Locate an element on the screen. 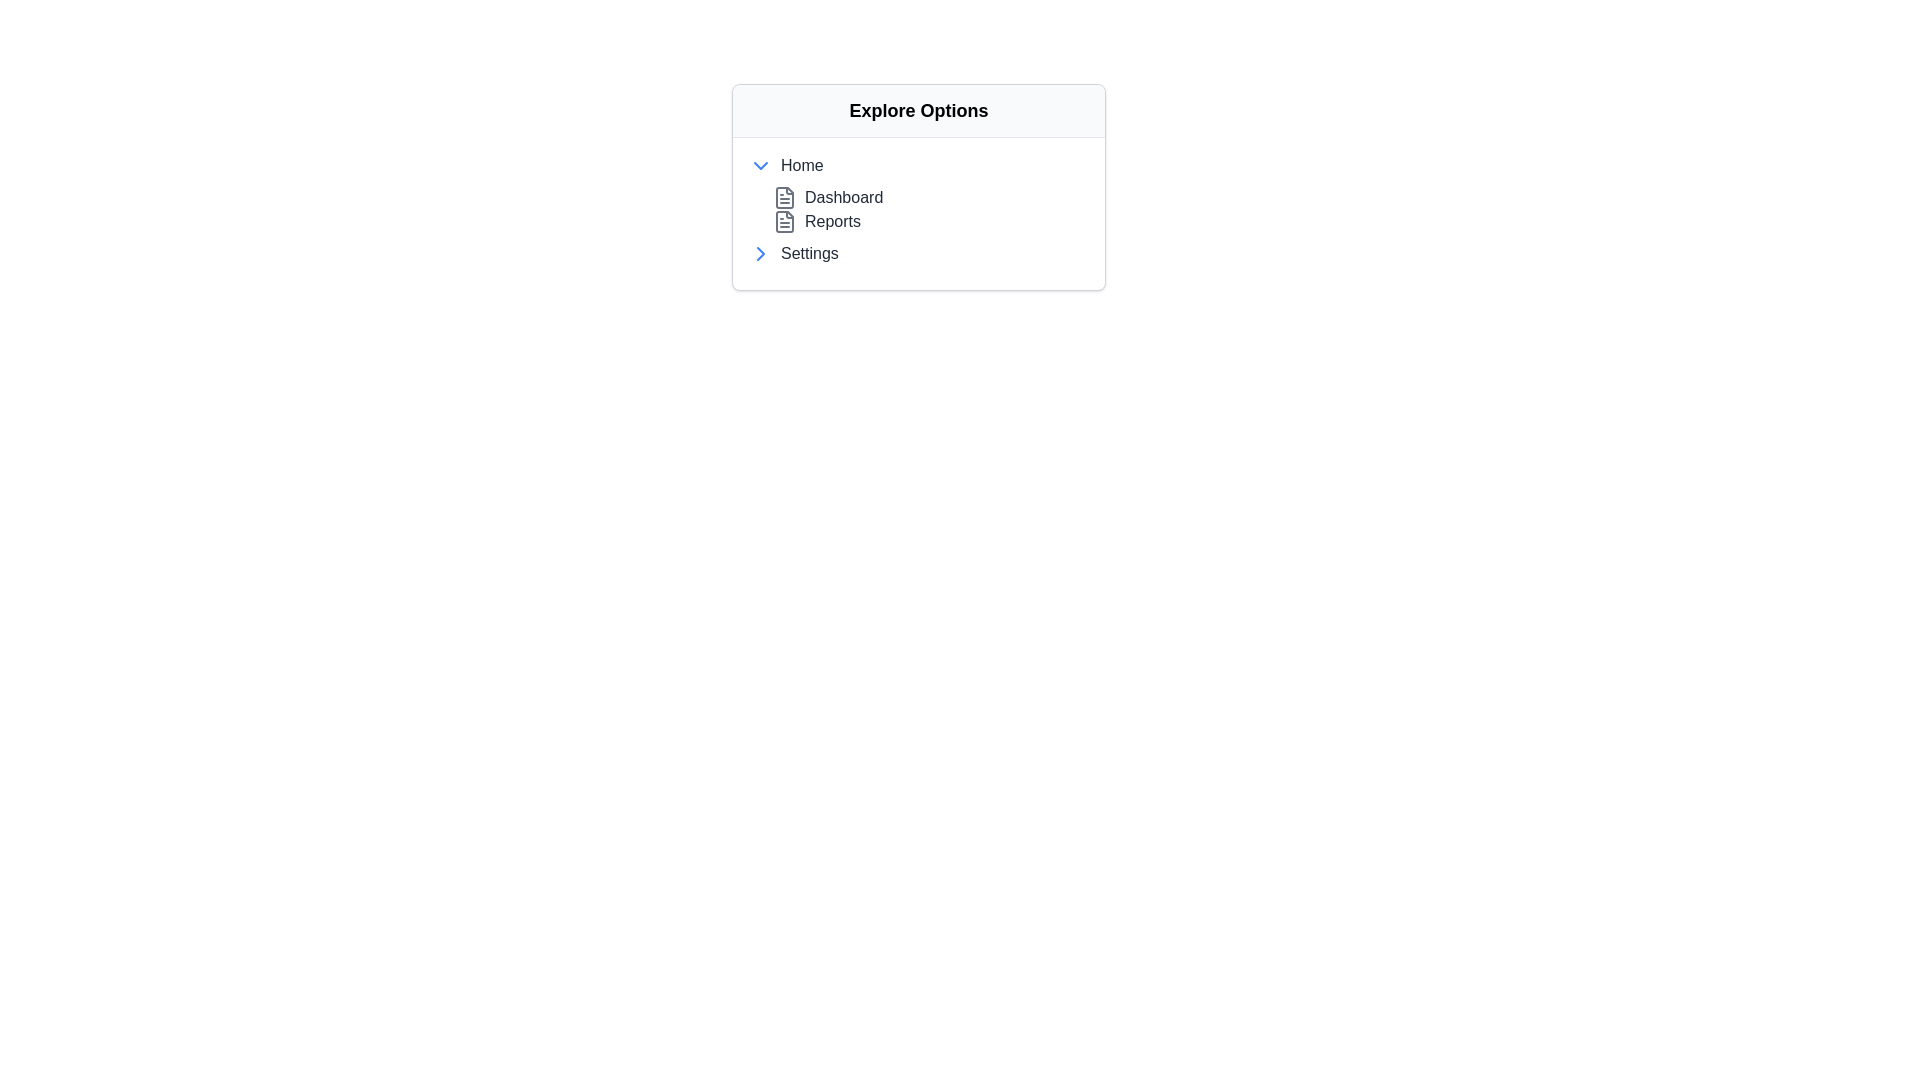  the file/document icon with a gray outline located to the left of the 'Dashboard' text is located at coordinates (784, 197).